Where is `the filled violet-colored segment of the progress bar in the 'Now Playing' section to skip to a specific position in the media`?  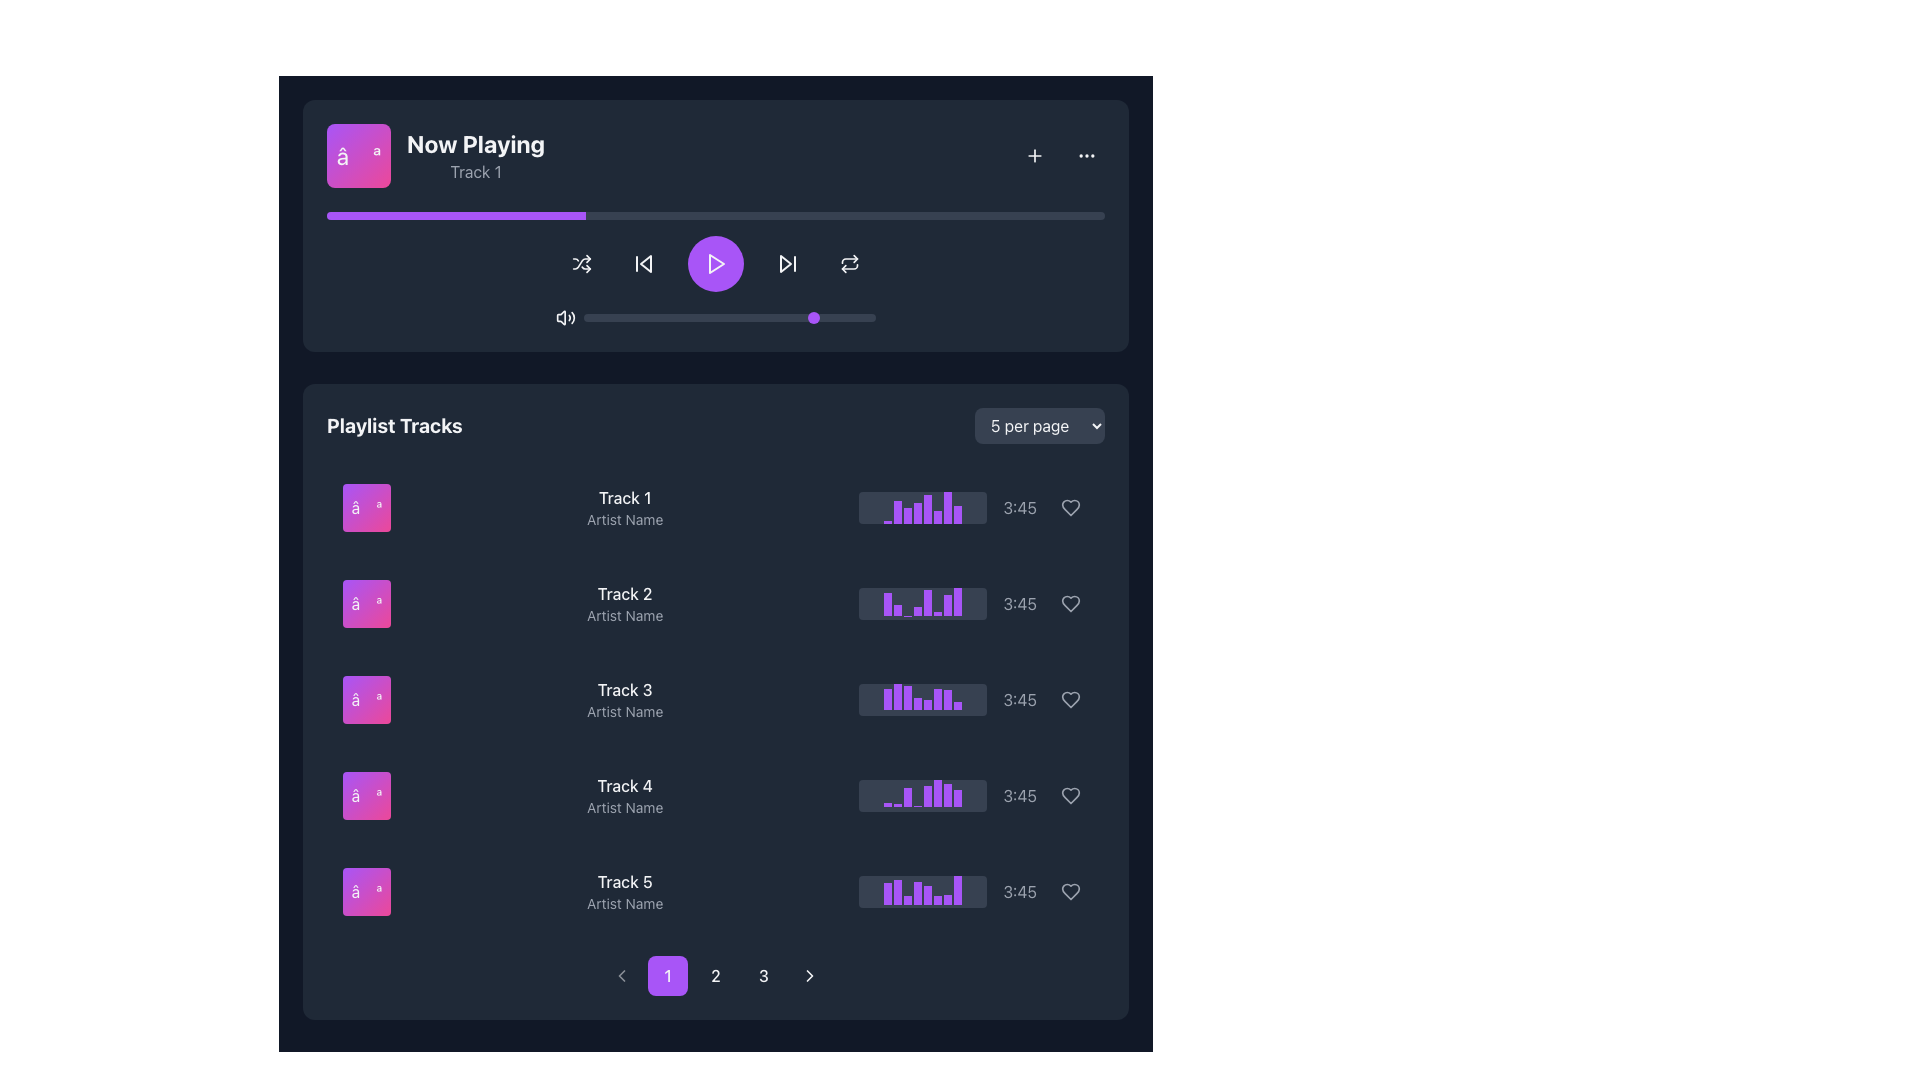
the filled violet-colored segment of the progress bar in the 'Now Playing' section to skip to a specific position in the media is located at coordinates (455, 216).